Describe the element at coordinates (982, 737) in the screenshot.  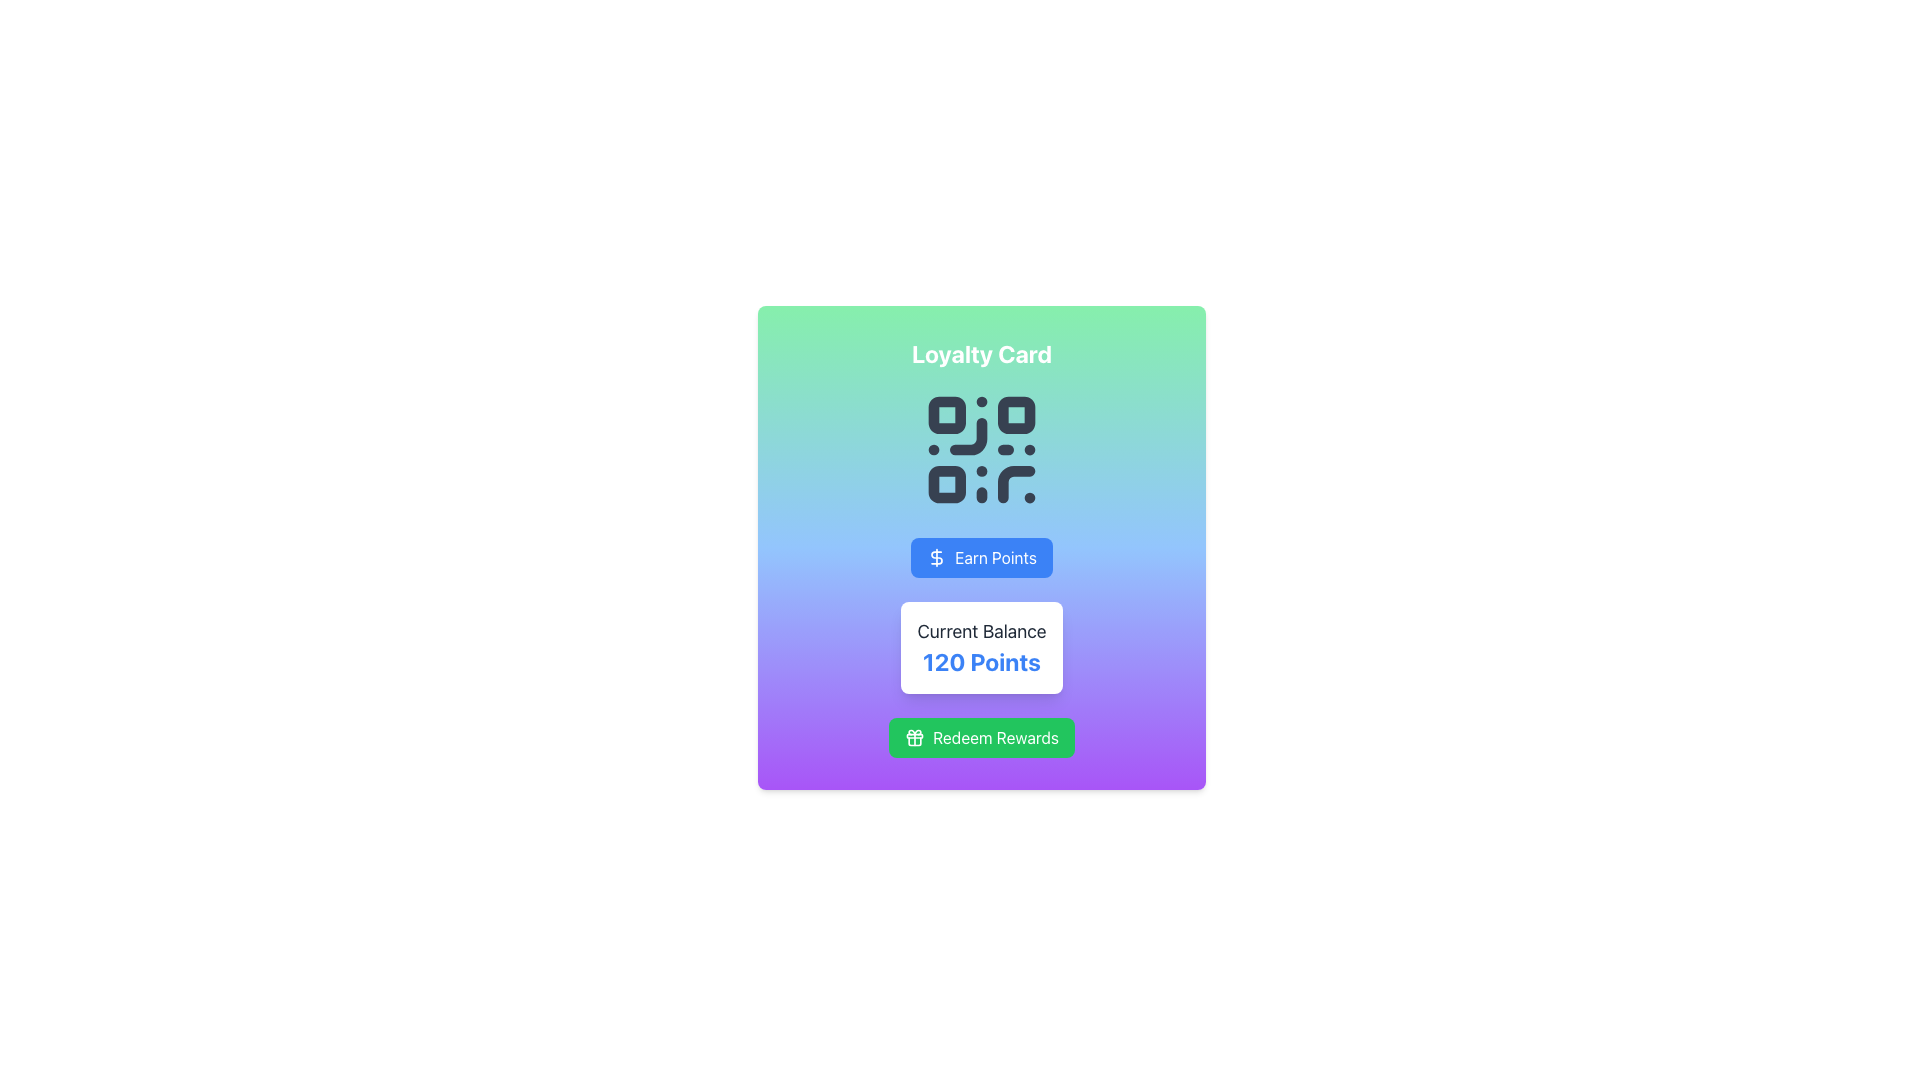
I see `the green 'Redeem Rewards' button with a white gift icon` at that location.